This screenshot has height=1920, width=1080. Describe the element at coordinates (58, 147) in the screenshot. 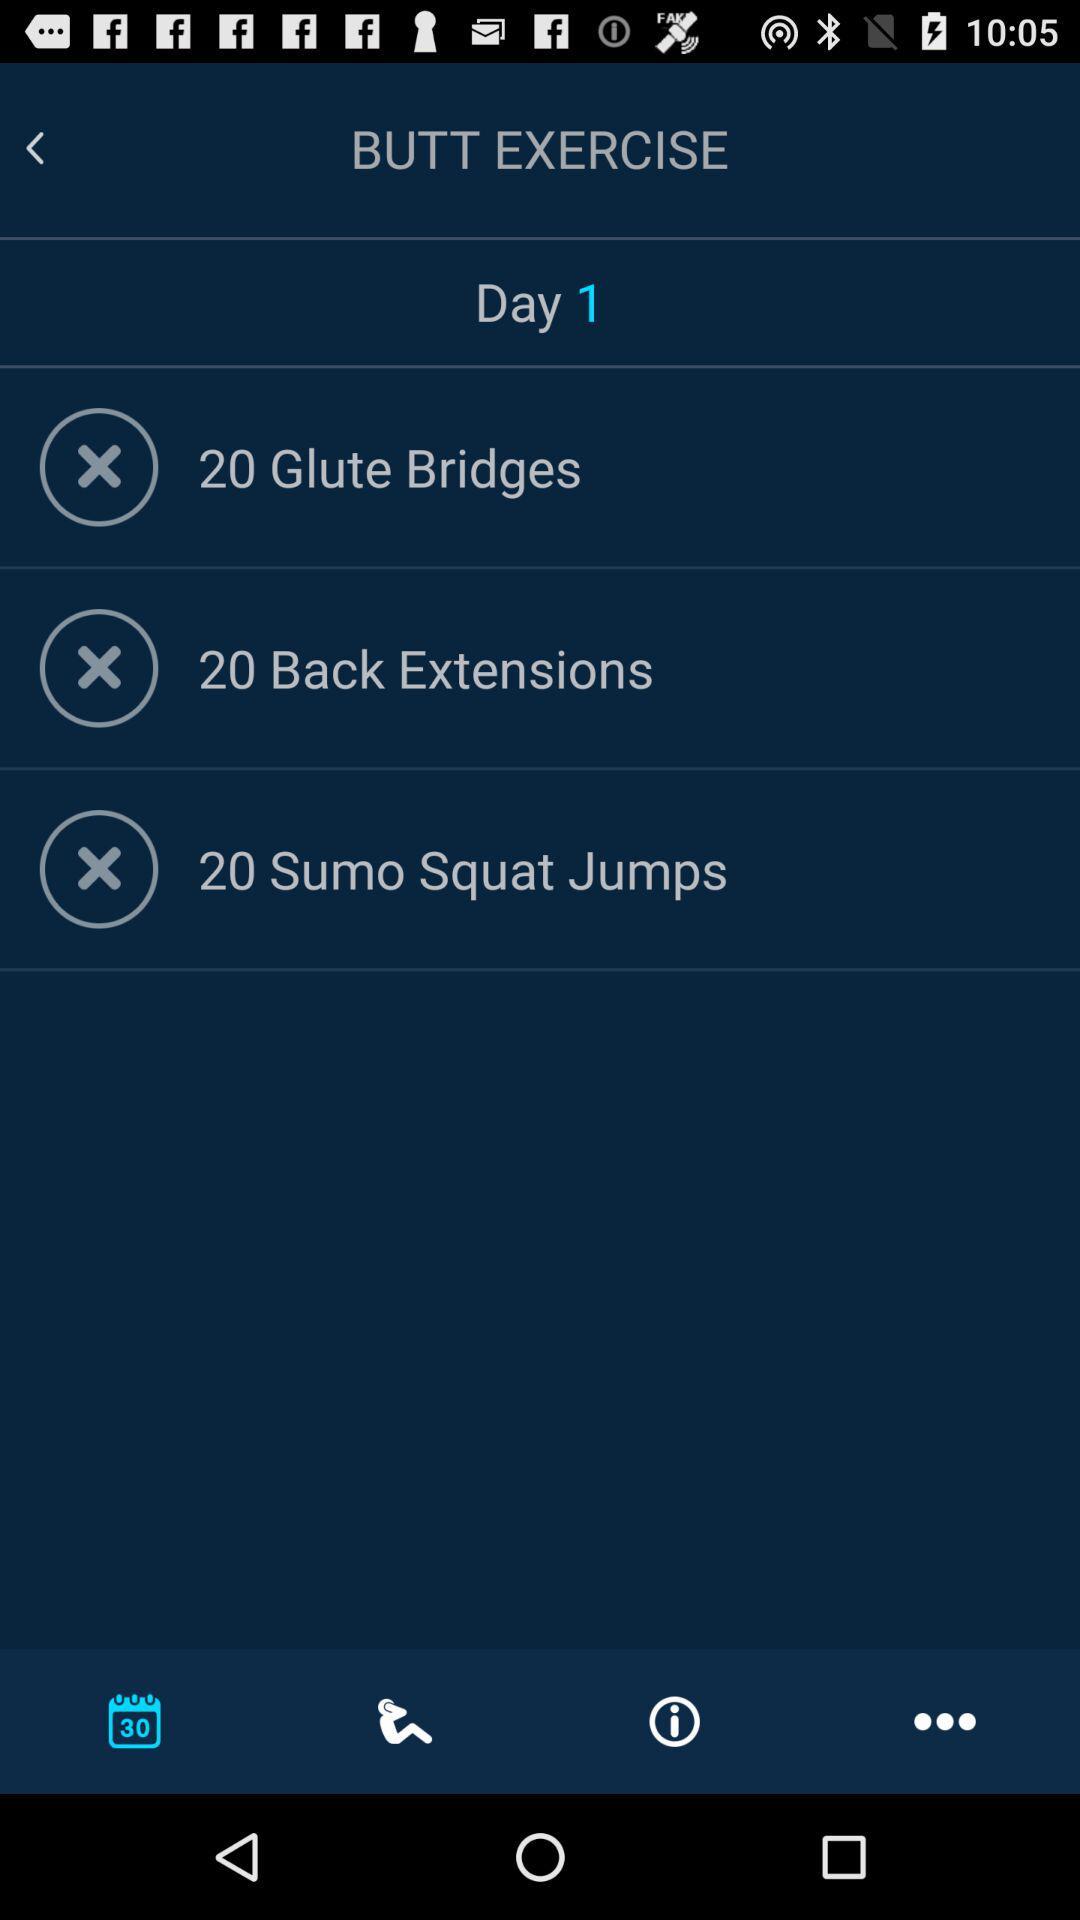

I see `go back` at that location.